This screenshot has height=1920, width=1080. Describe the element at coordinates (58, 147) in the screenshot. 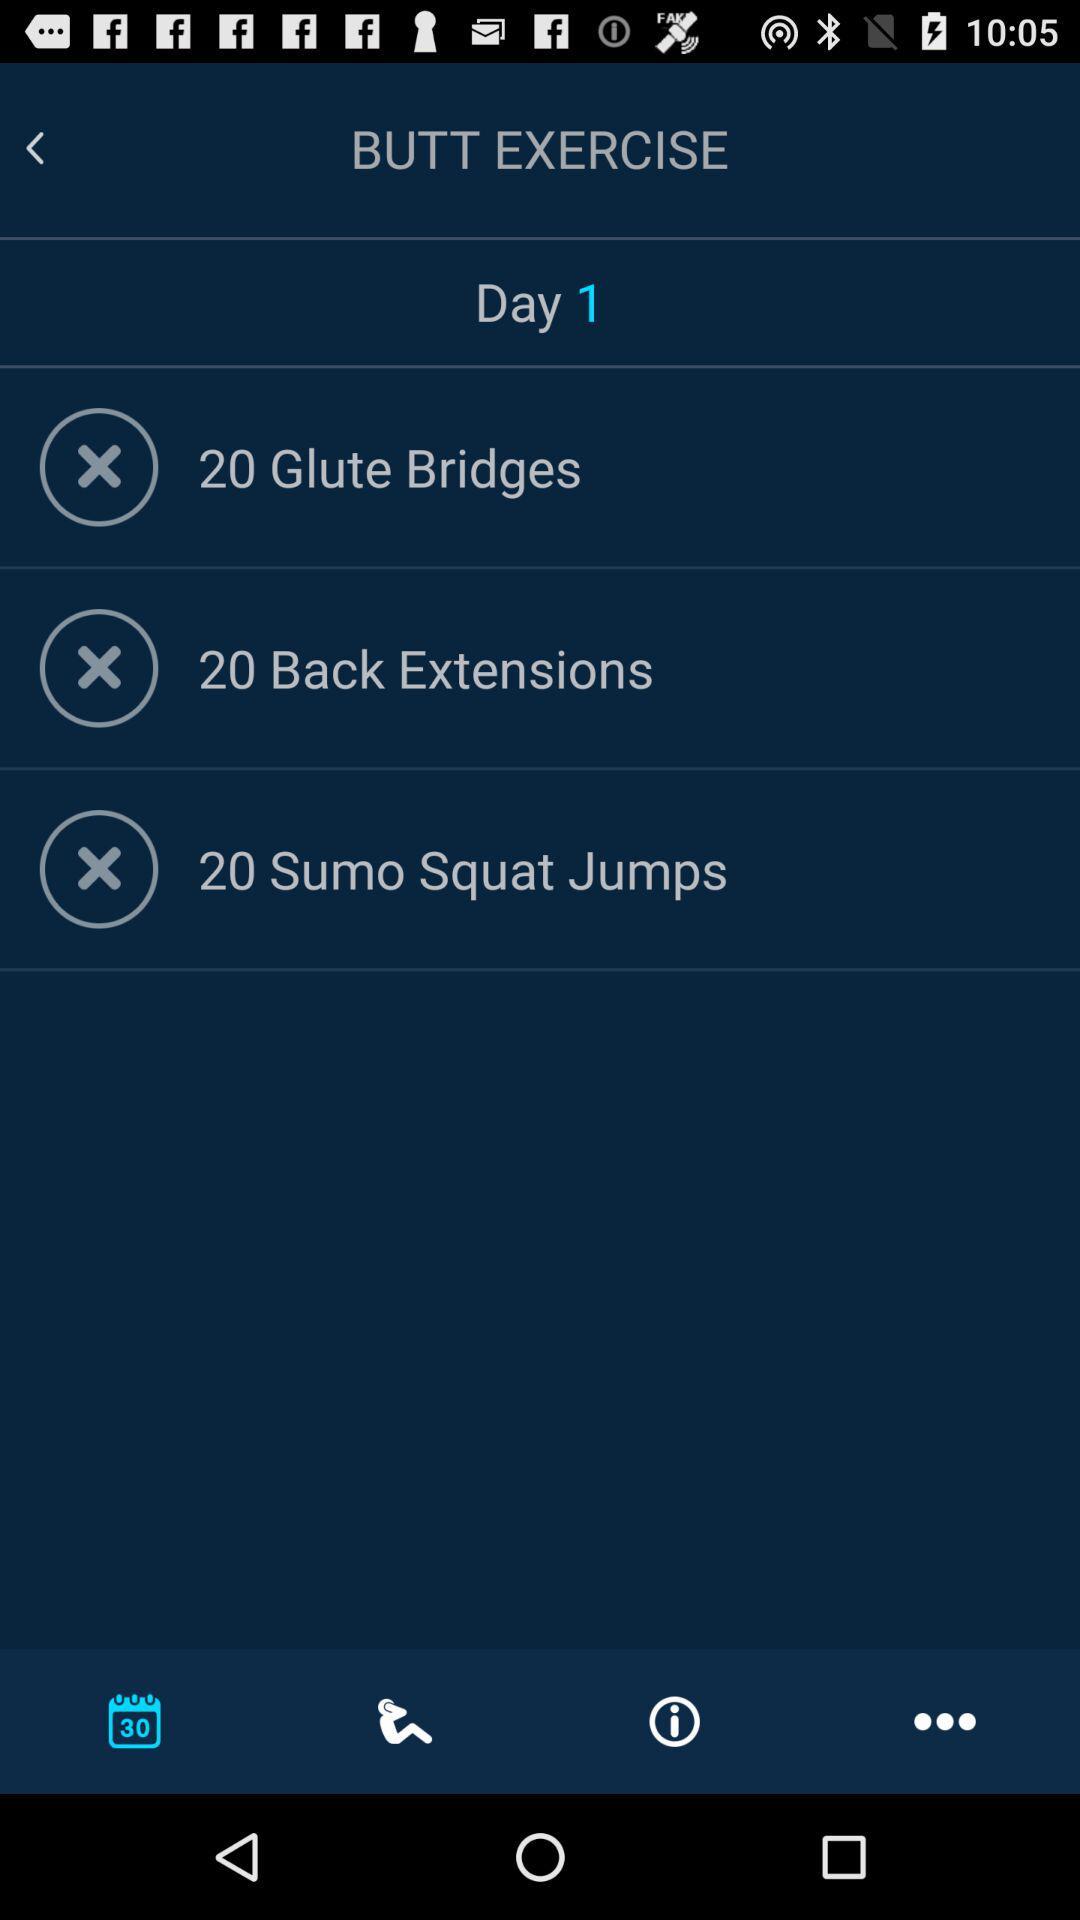

I see `go back` at that location.